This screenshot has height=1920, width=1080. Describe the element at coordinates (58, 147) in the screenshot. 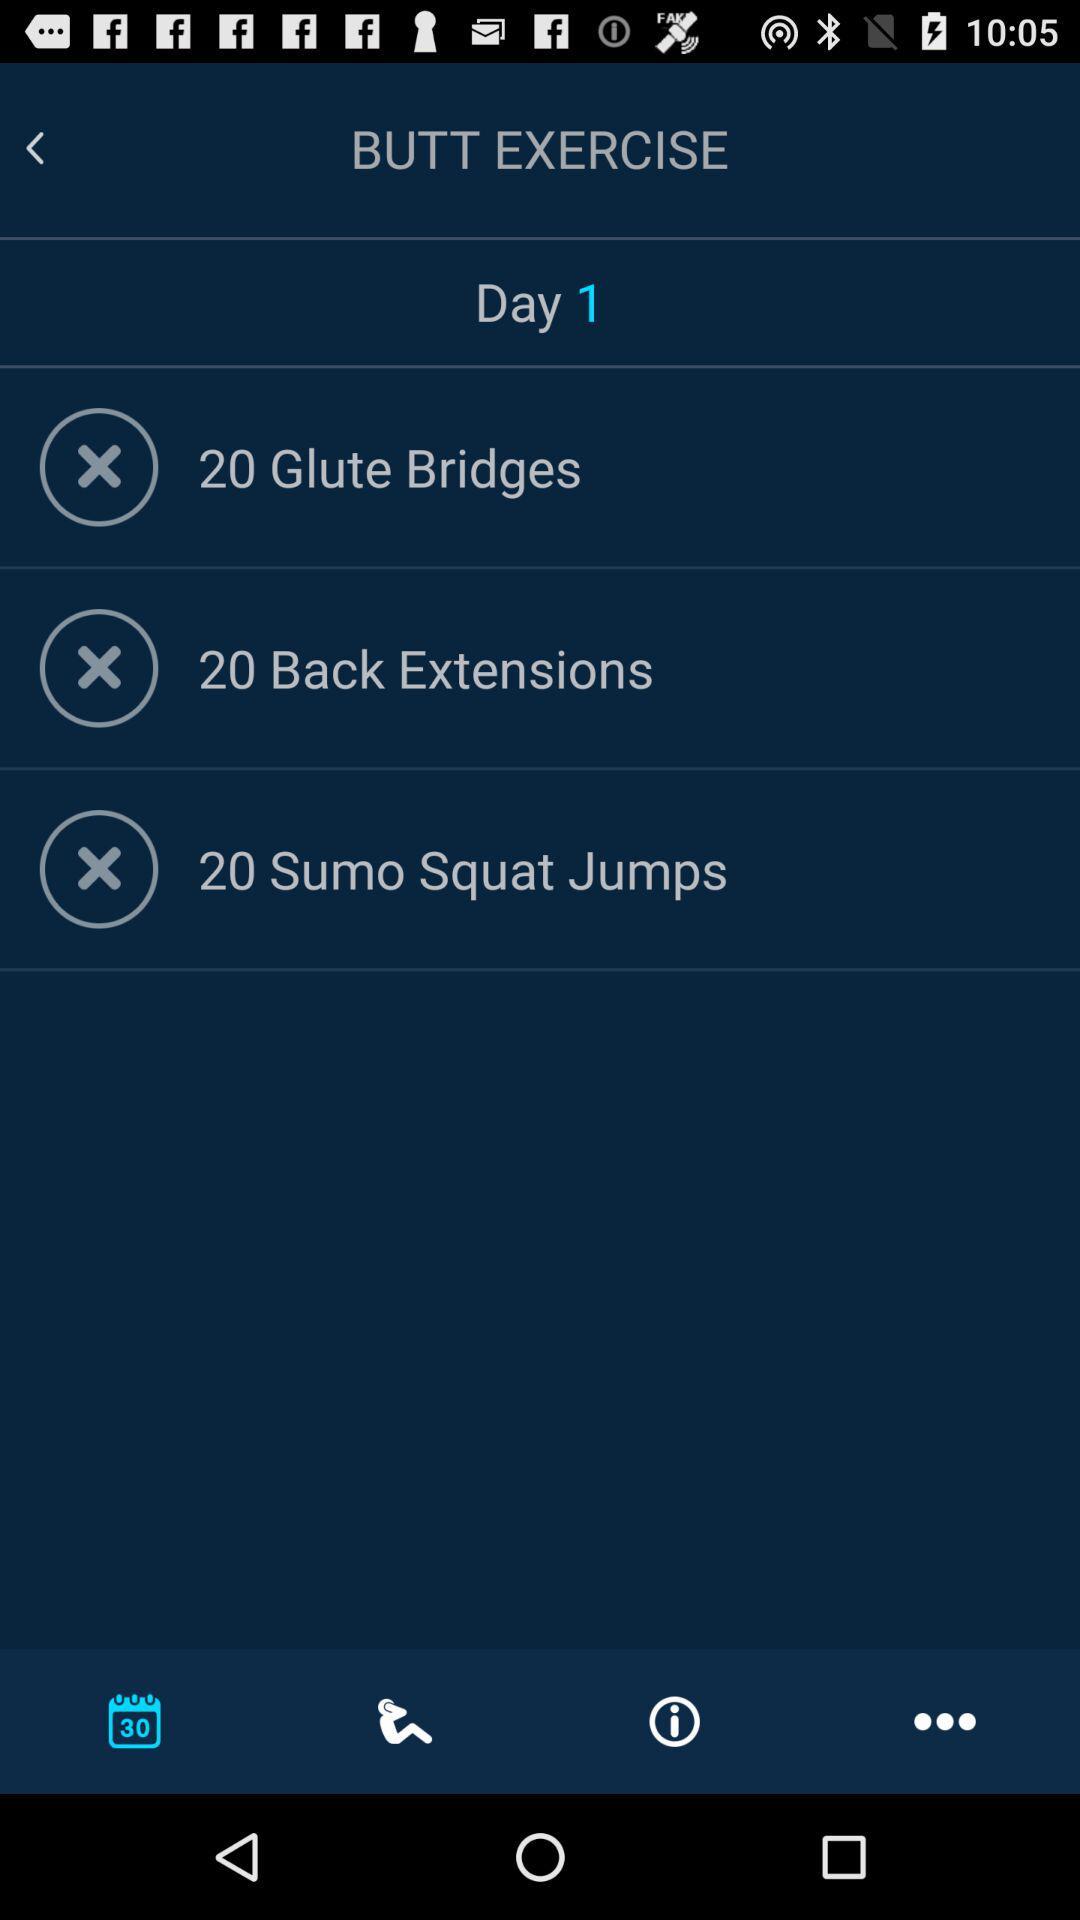

I see `go back` at that location.